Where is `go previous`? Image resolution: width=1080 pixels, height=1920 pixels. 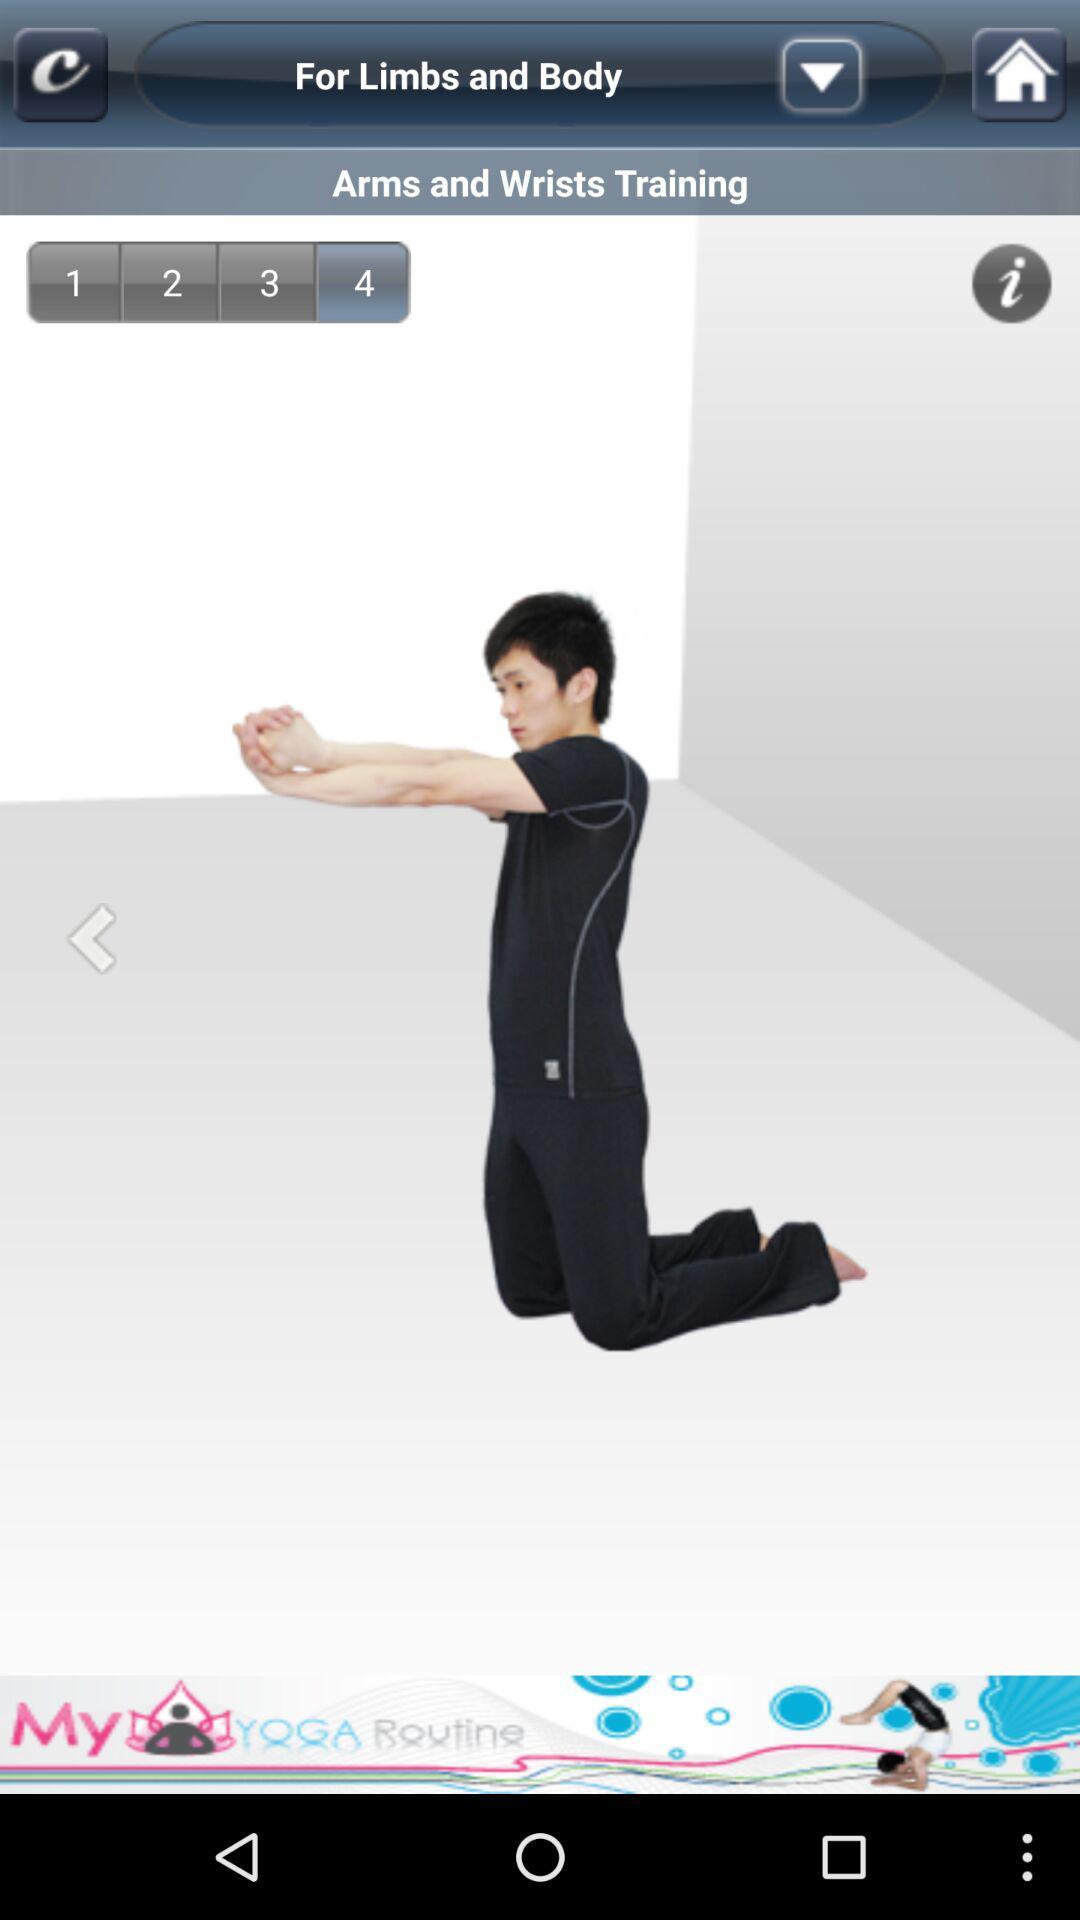
go previous is located at coordinates (91, 937).